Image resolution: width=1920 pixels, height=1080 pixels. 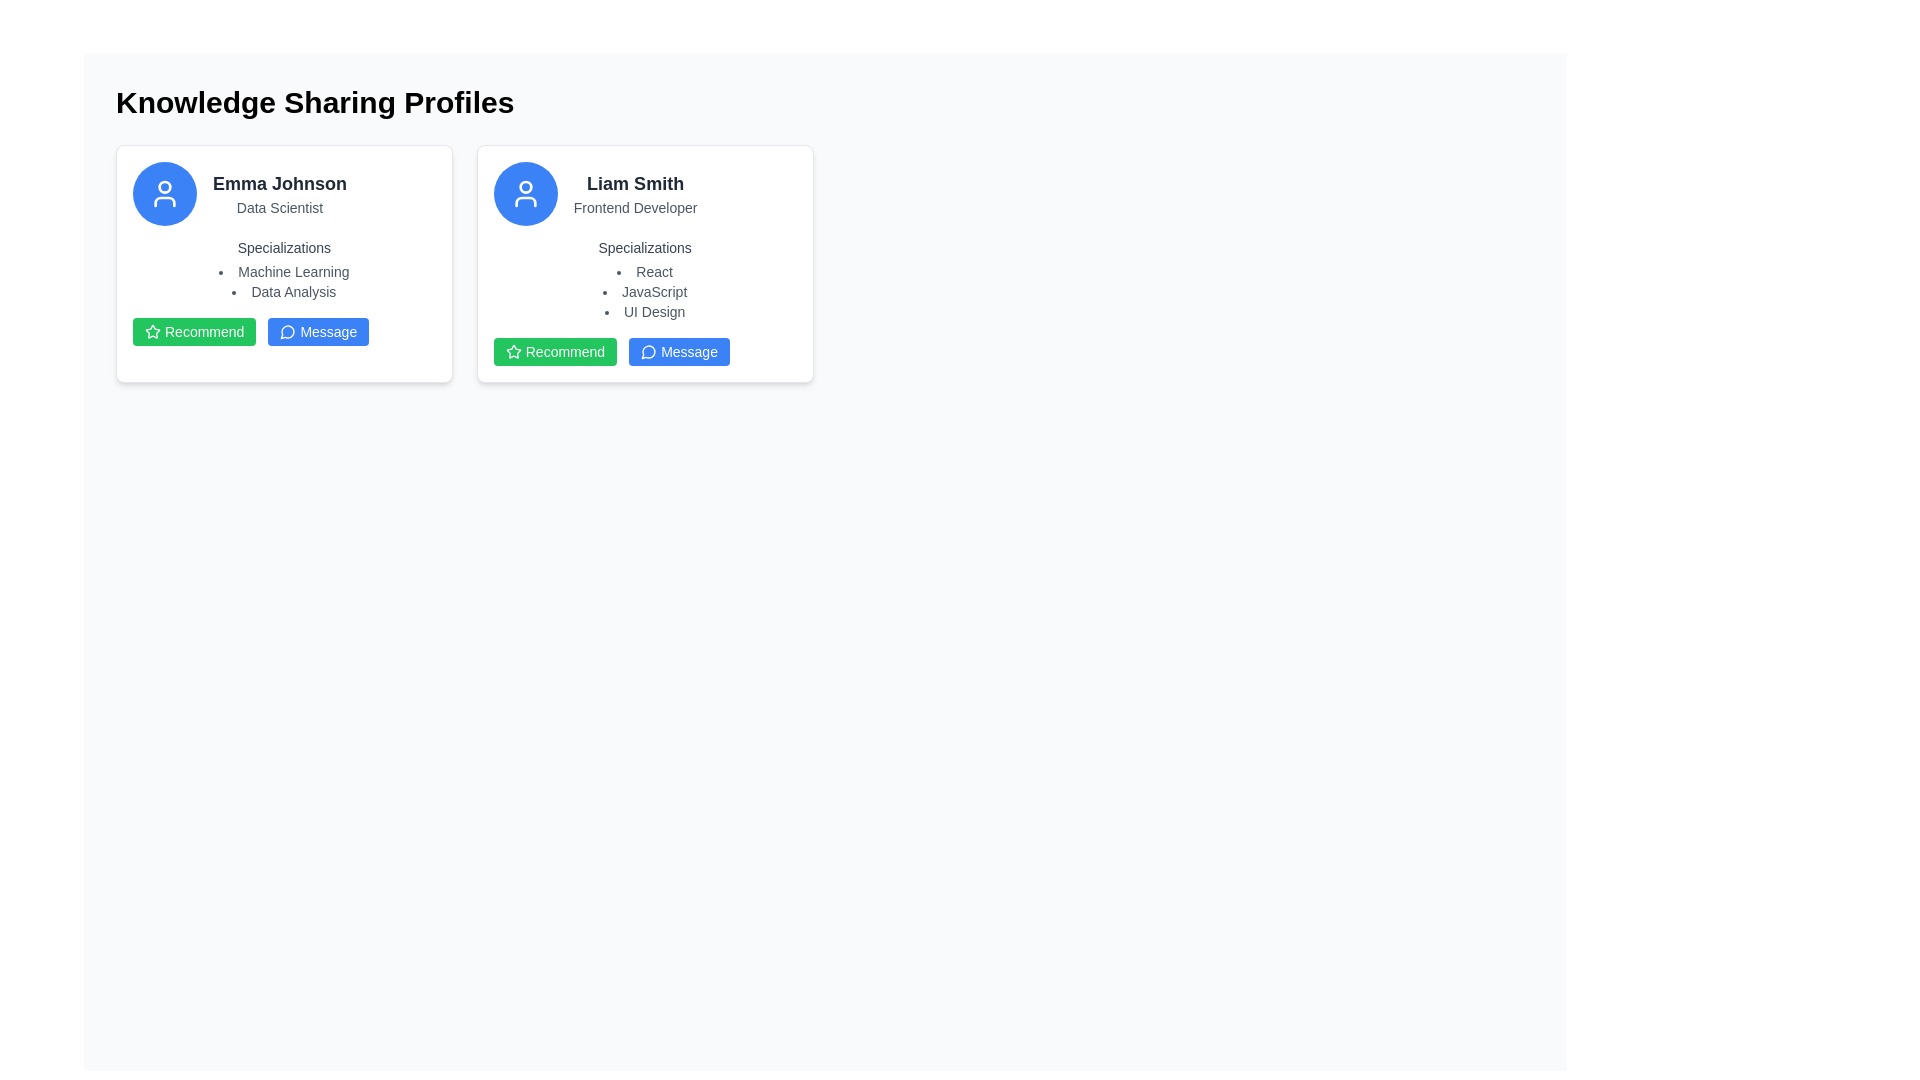 What do you see at coordinates (278, 184) in the screenshot?
I see `the static text label displaying 'Emma Johnson', which is styled in bold black font and is located near the top of the profile card in the first column of the layout` at bounding box center [278, 184].